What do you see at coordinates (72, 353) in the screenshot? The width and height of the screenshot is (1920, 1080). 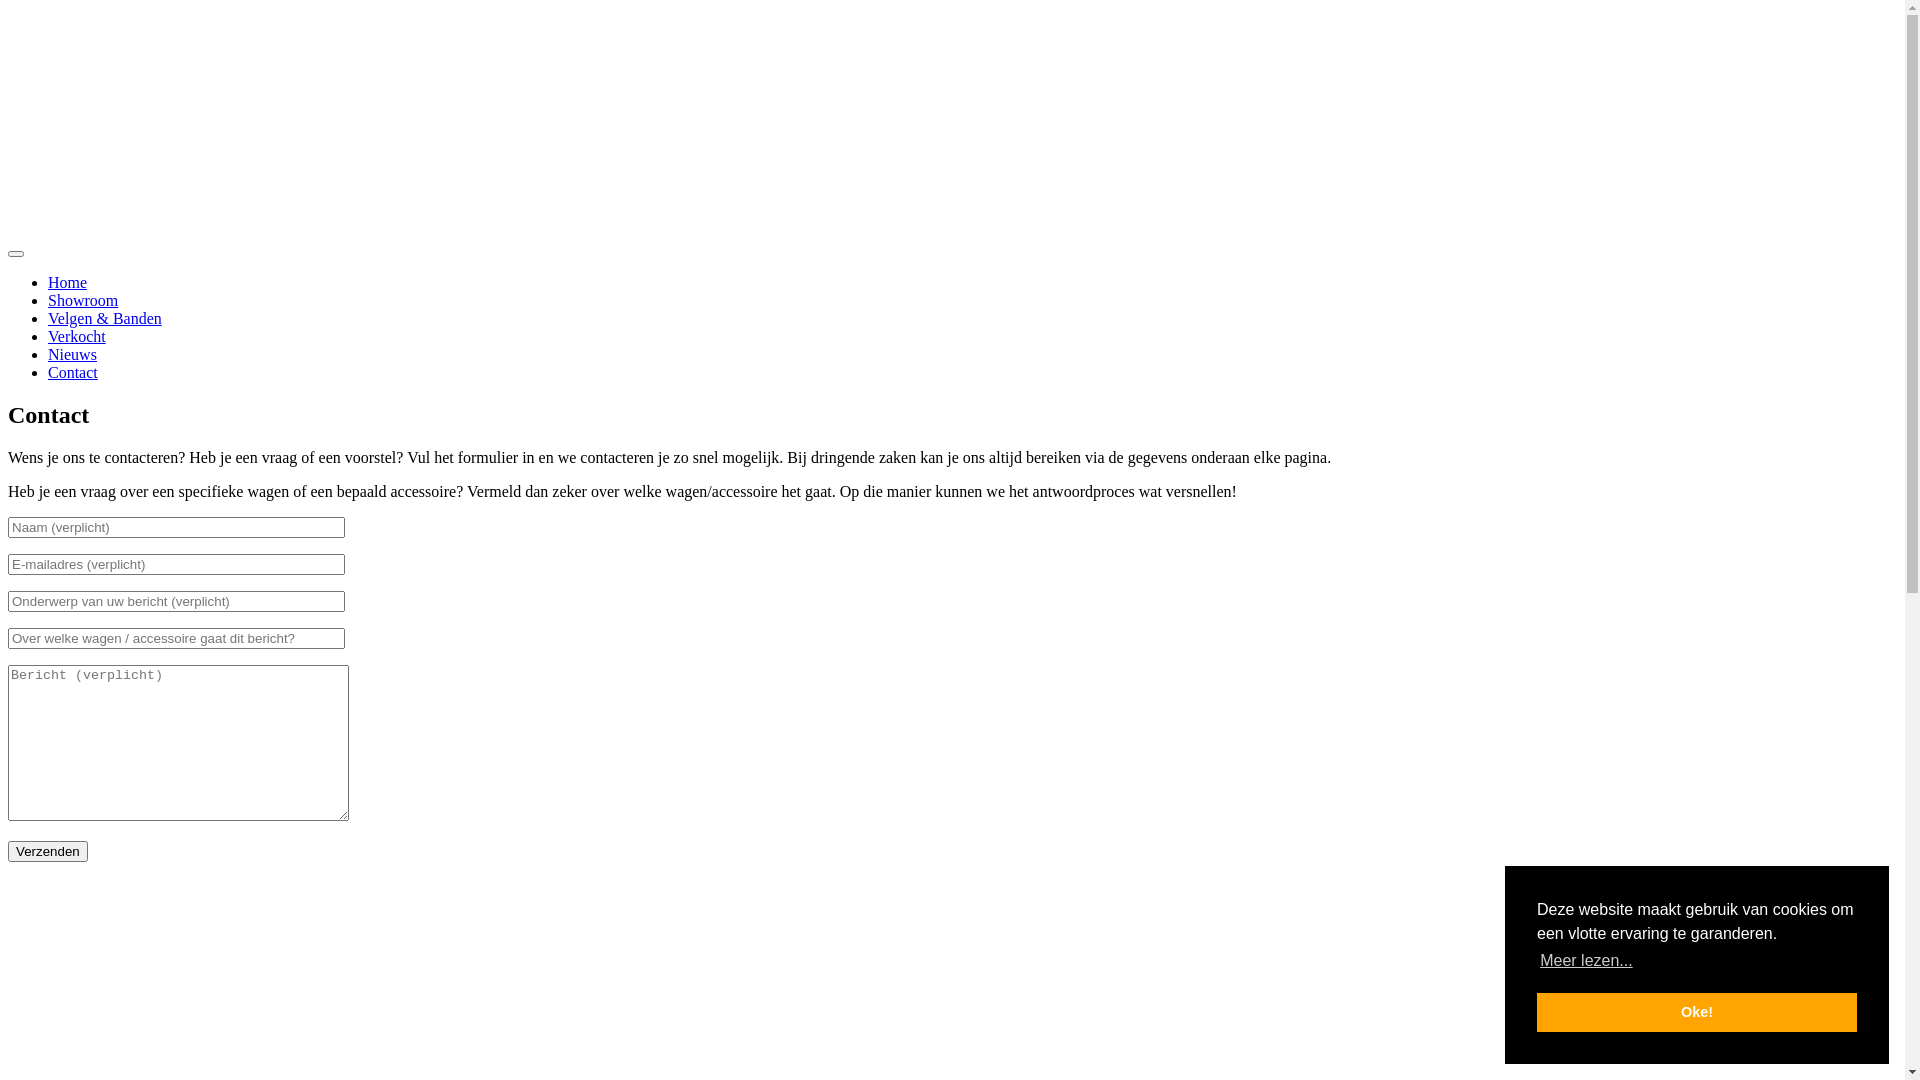 I see `'Nieuws'` at bounding box center [72, 353].